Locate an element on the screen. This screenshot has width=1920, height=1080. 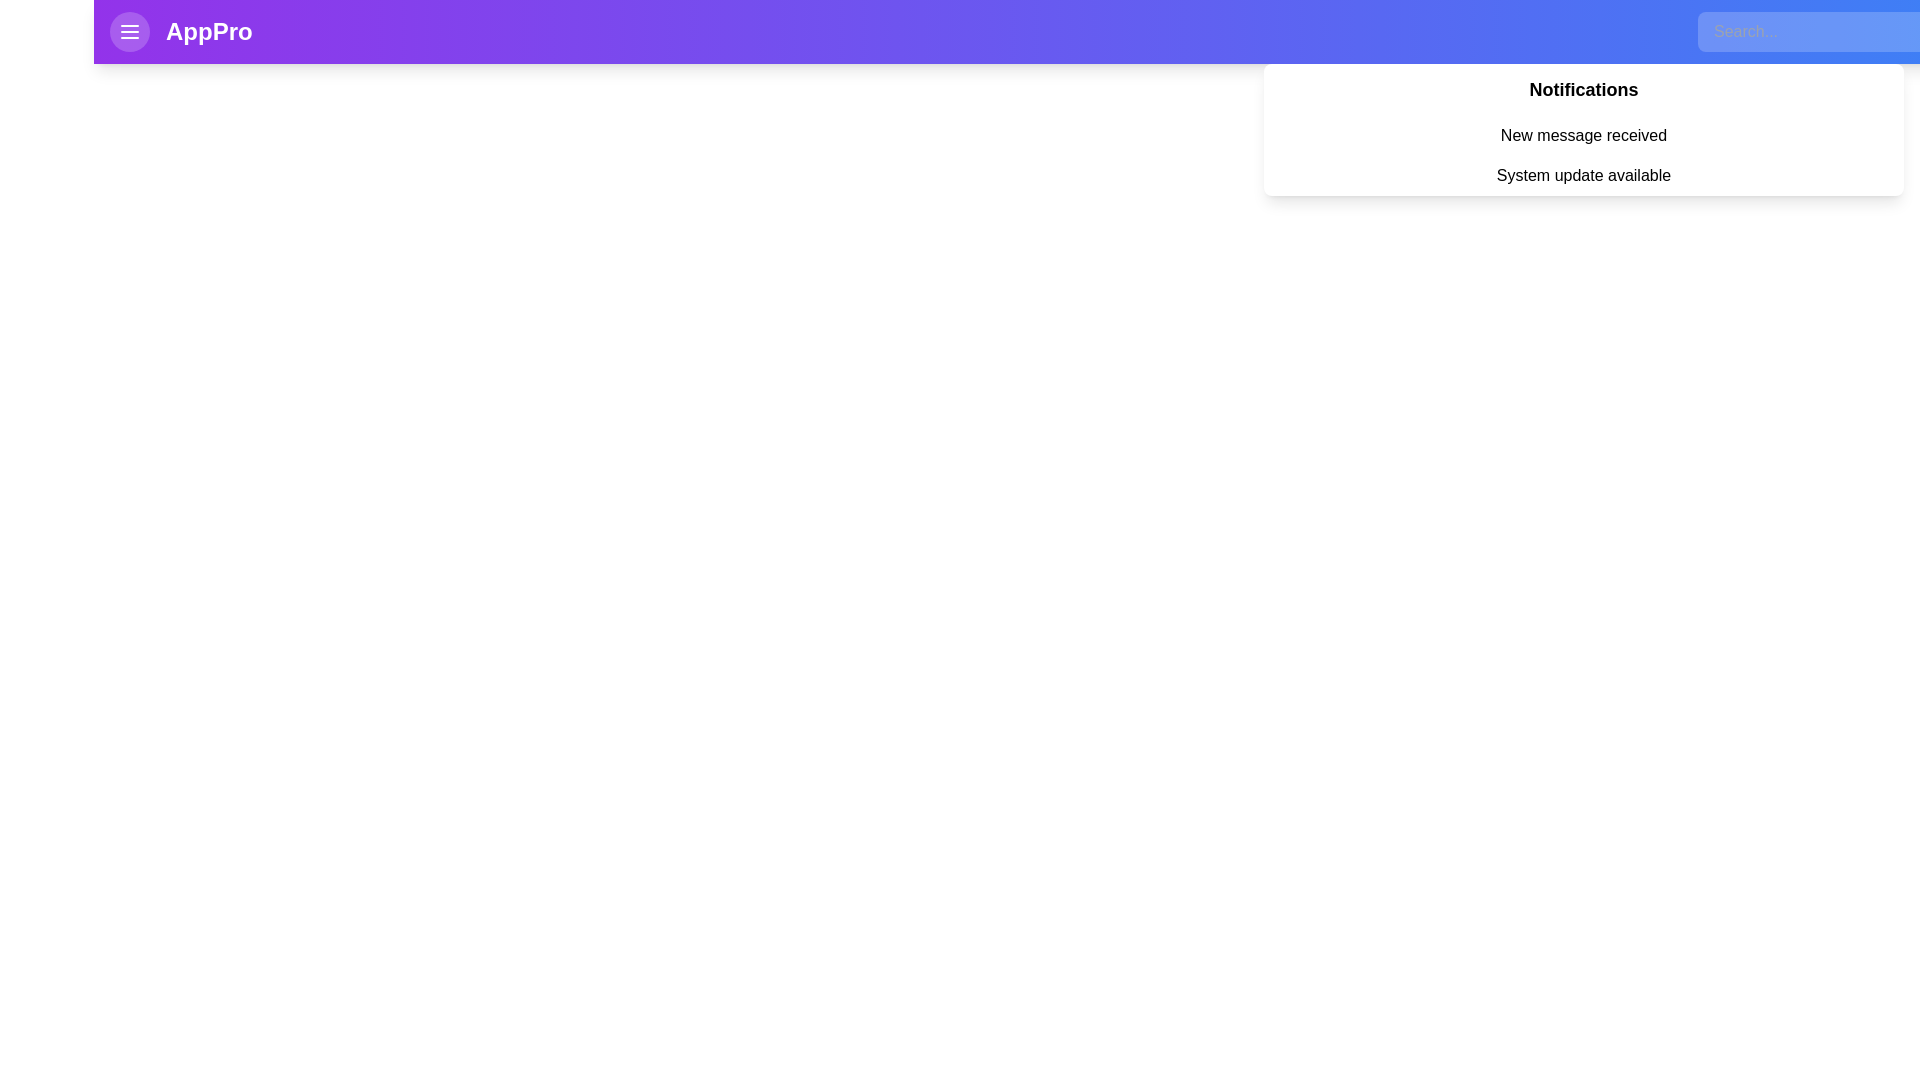
the text label or heading that serves as a title for the notifications dropdown, located at the top-right corner of the interface is located at coordinates (1583, 88).